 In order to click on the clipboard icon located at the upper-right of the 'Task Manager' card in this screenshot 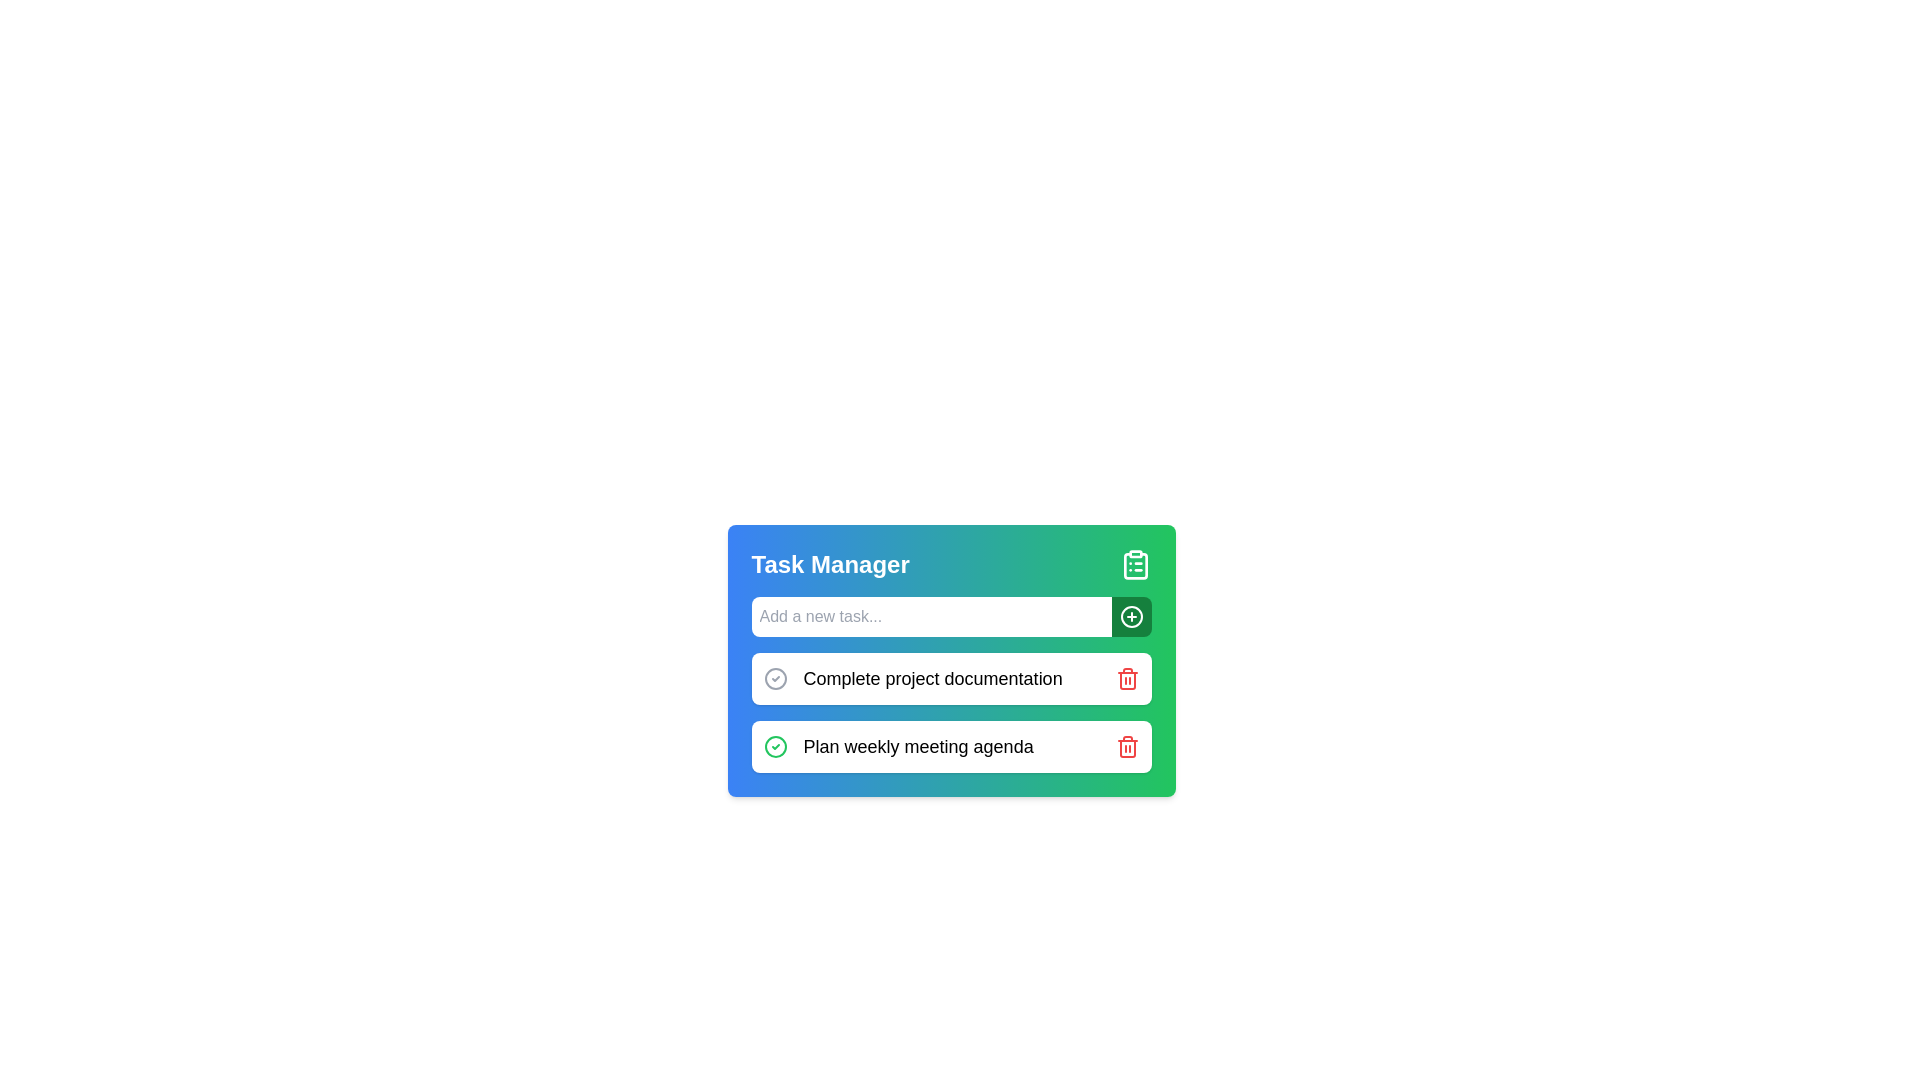, I will do `click(1135, 564)`.